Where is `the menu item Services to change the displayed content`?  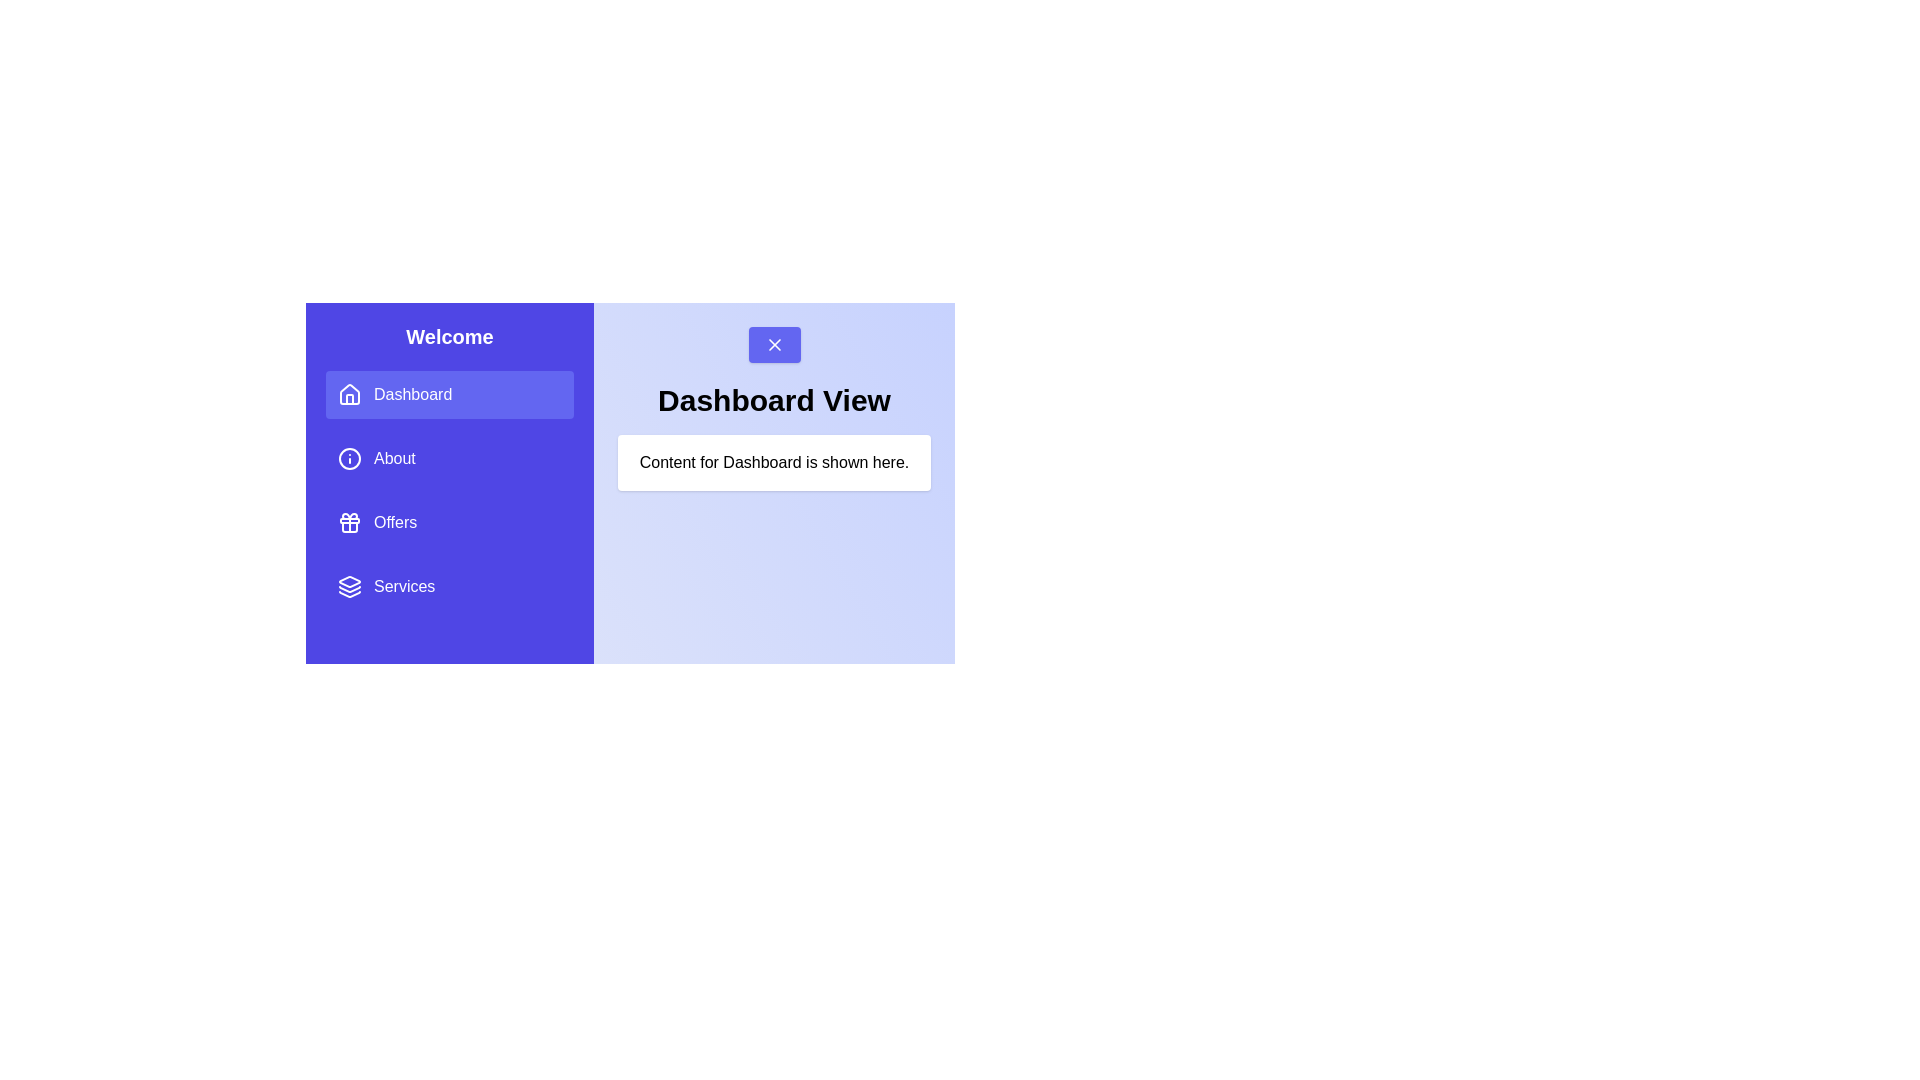
the menu item Services to change the displayed content is located at coordinates (449, 585).